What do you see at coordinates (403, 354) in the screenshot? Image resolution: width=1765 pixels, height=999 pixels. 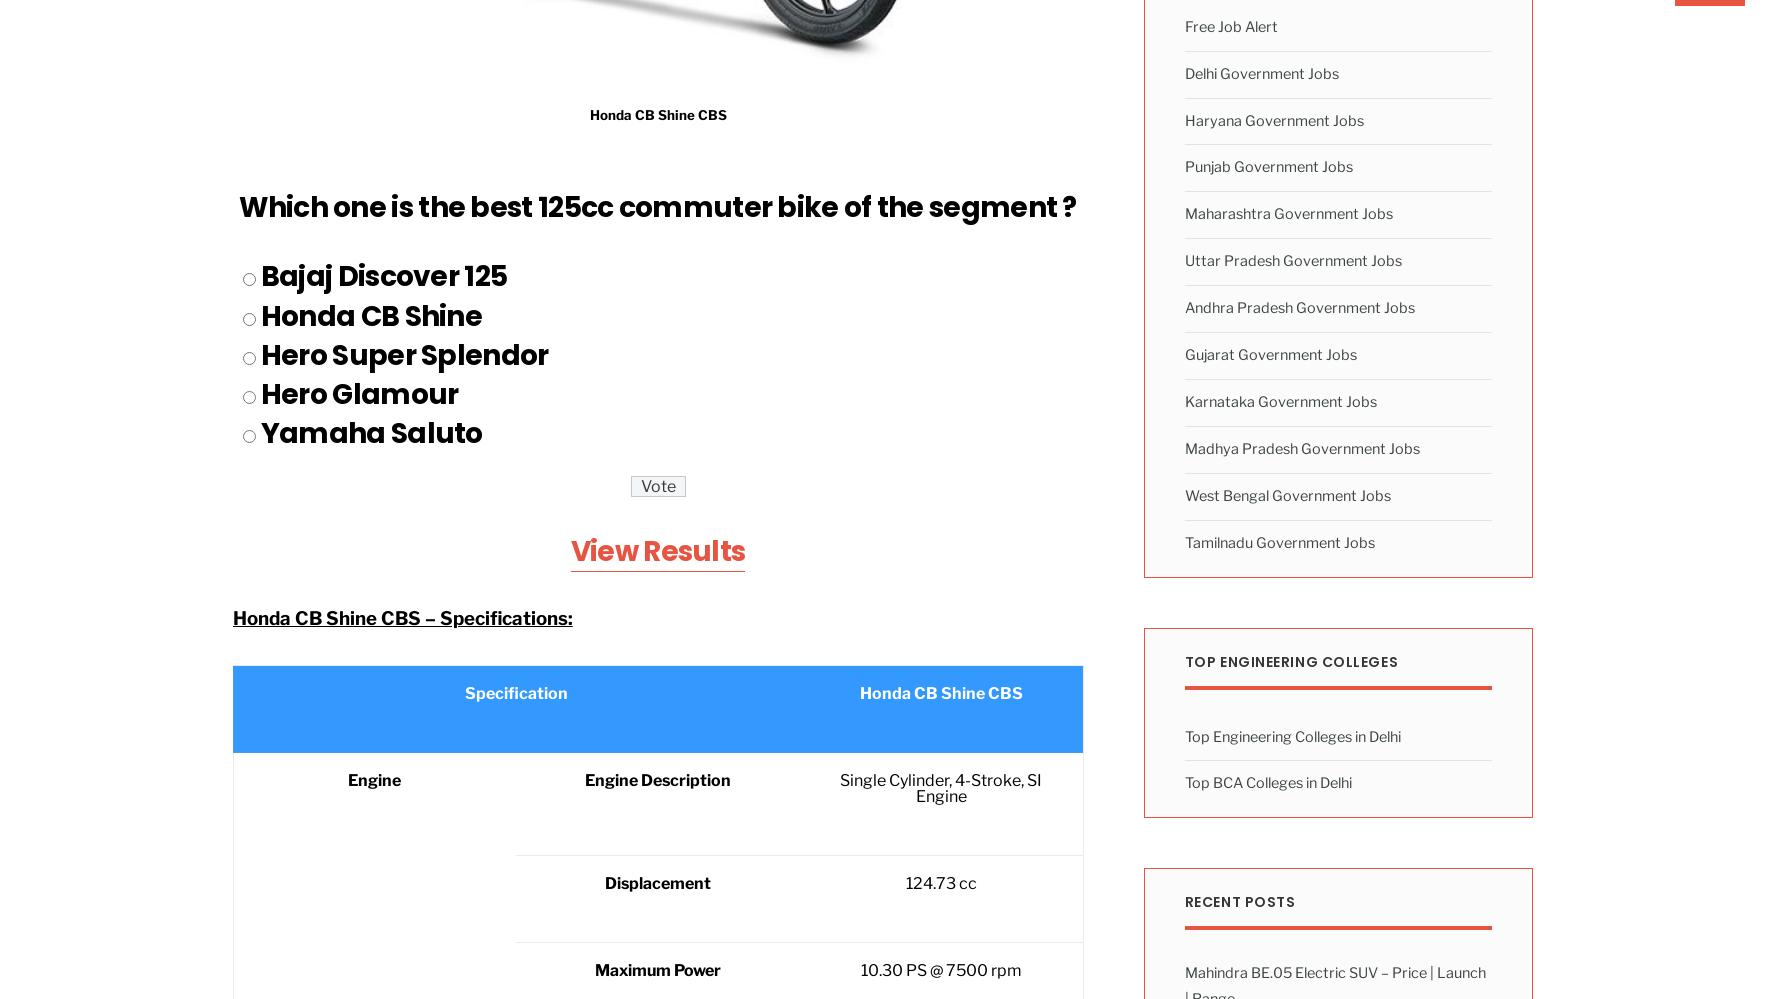 I see `'Hero Super Splendor'` at bounding box center [403, 354].